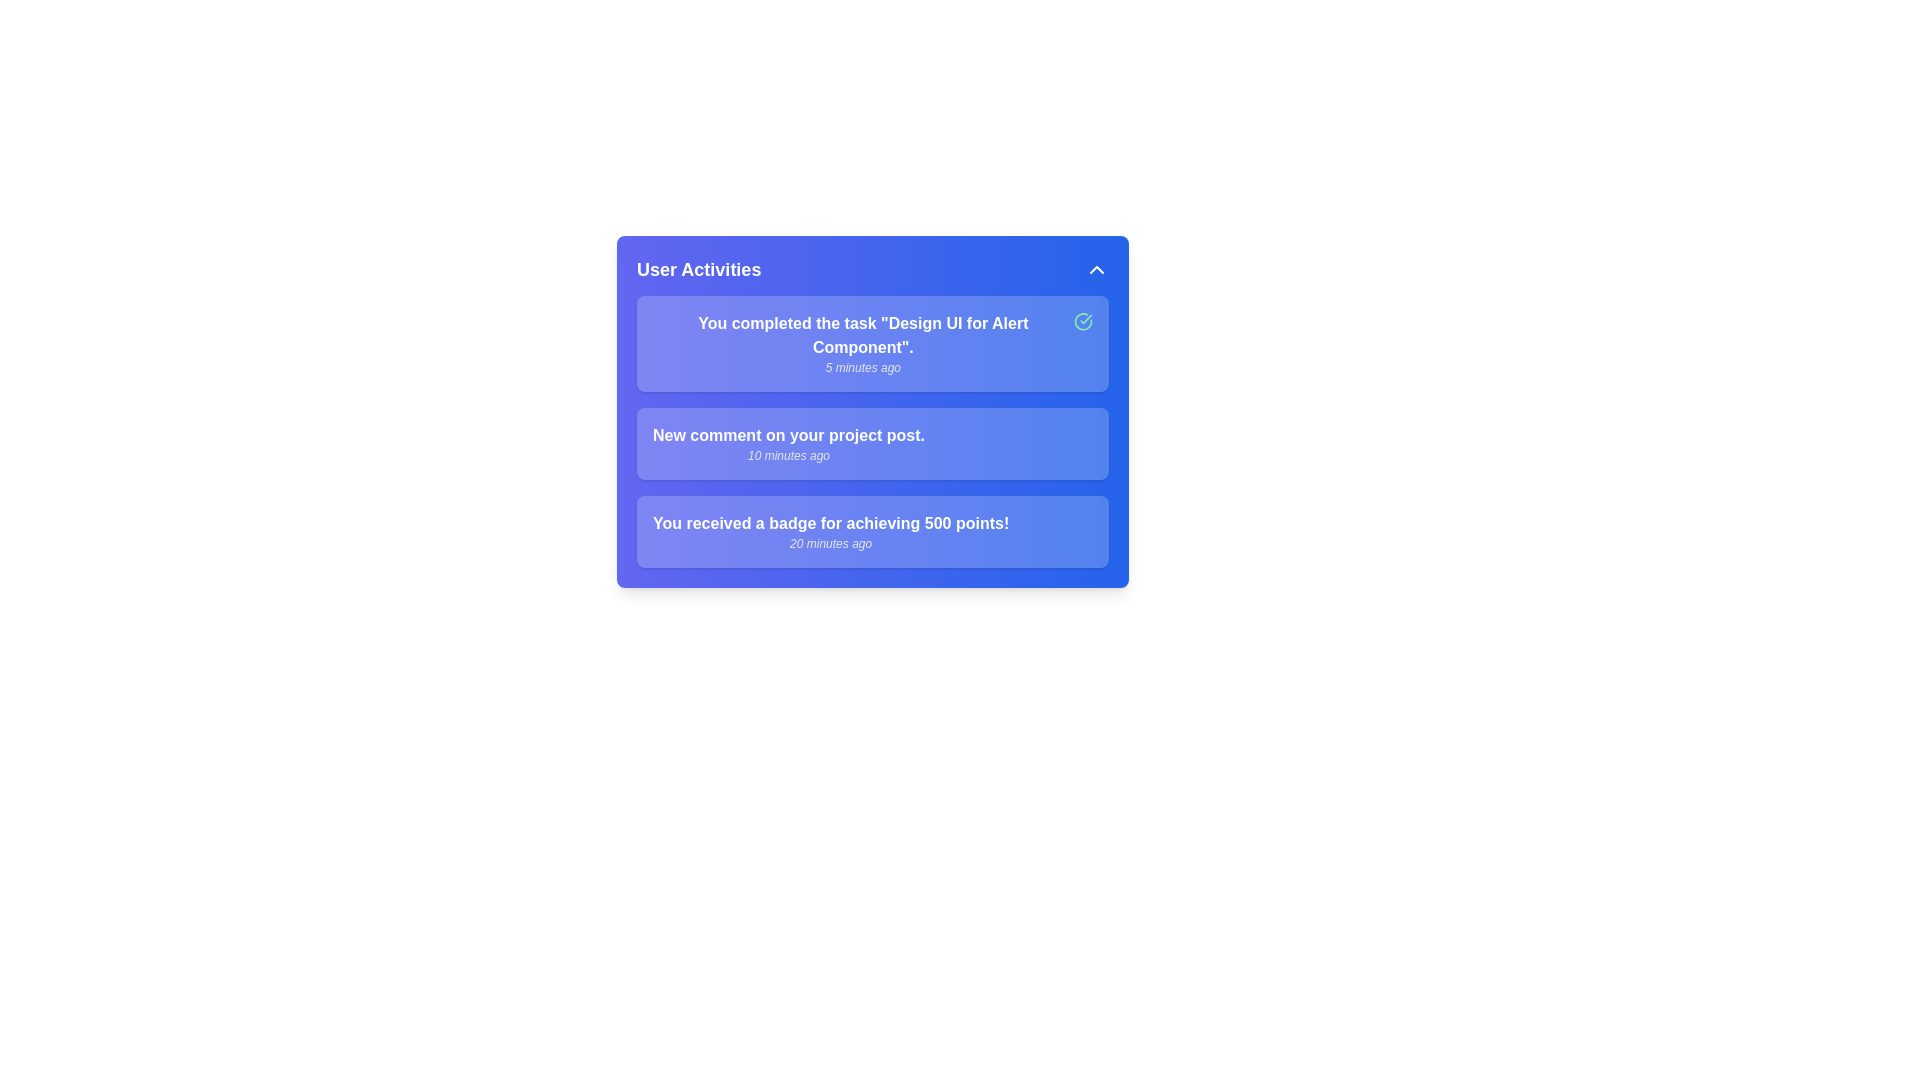 The width and height of the screenshot is (1920, 1080). Describe the element at coordinates (873, 431) in the screenshot. I see `the second Informational card in the 'User Activities' section that notifies the user of a new comment on their project post` at that location.